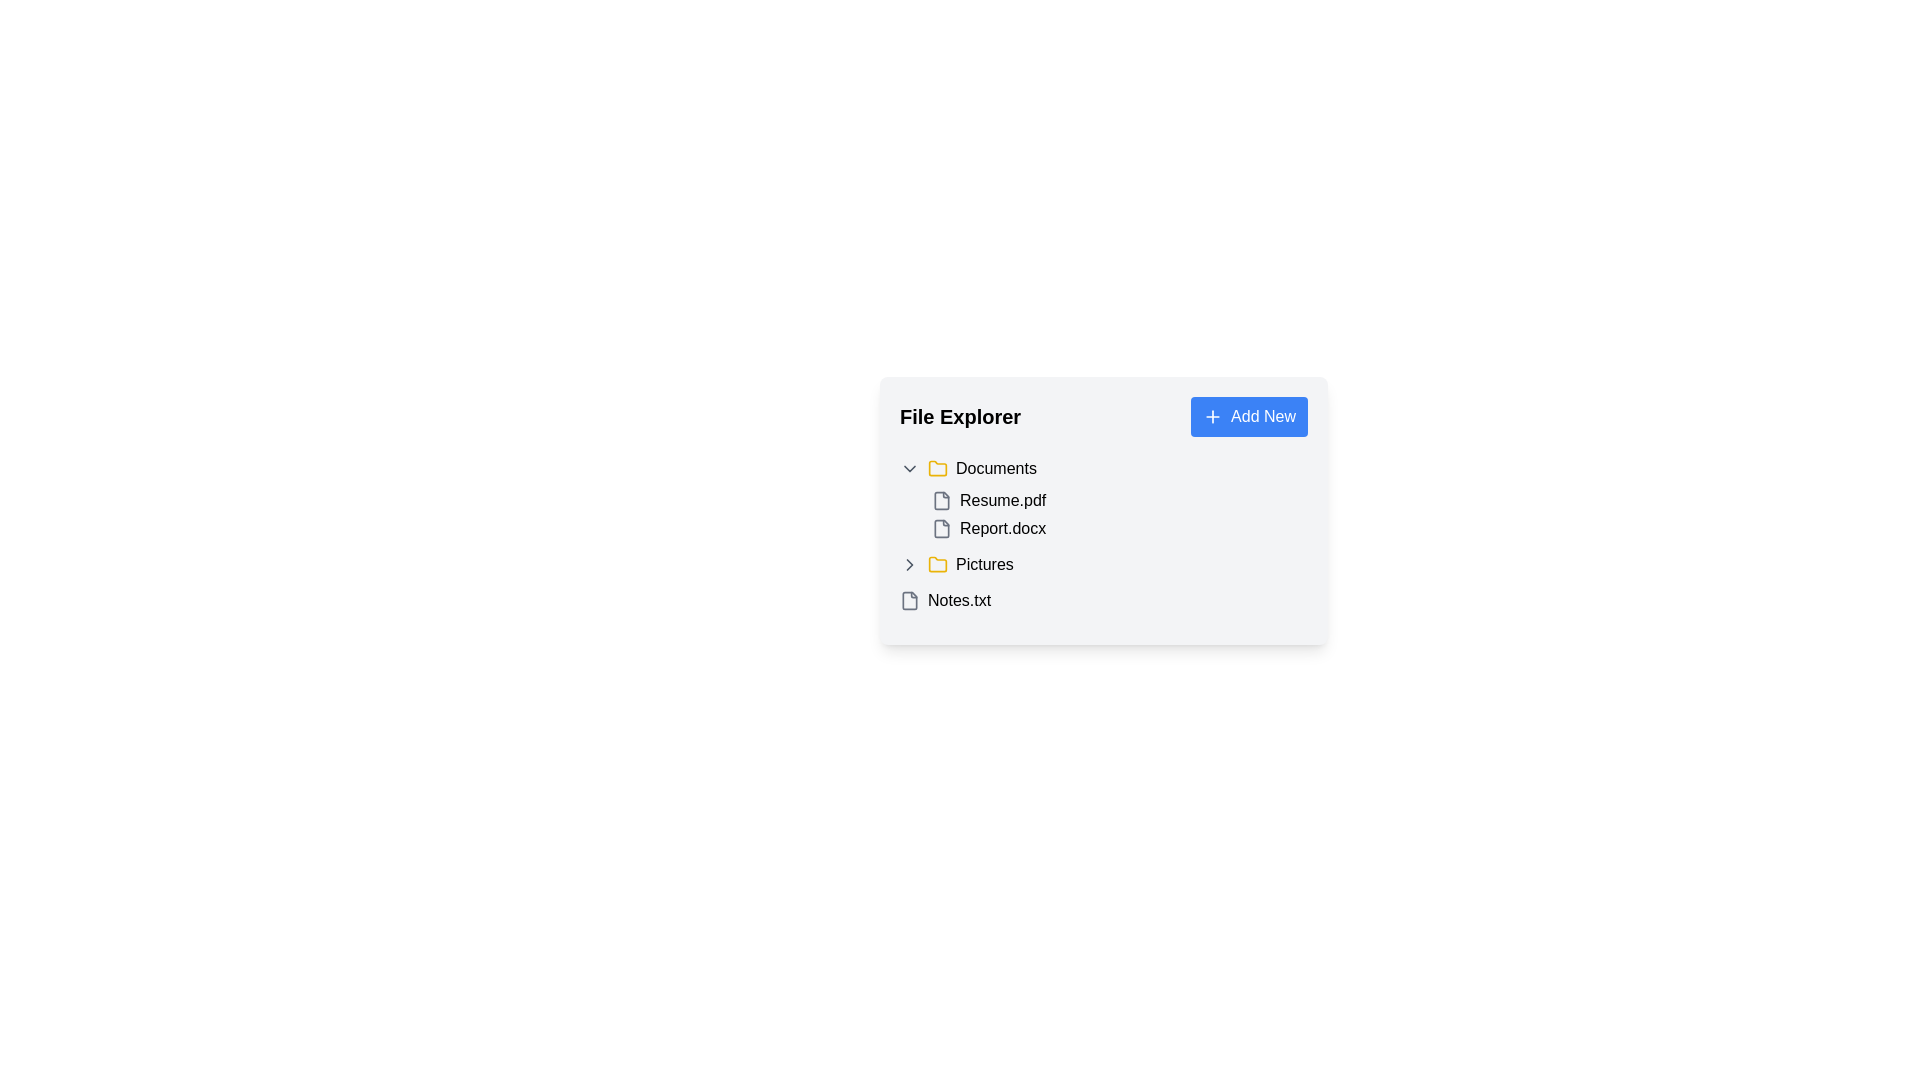 The height and width of the screenshot is (1080, 1920). Describe the element at coordinates (909, 564) in the screenshot. I see `the chevron arrow icon pointing to the right, located next to the 'Pictures' label in the file explorer interface` at that location.